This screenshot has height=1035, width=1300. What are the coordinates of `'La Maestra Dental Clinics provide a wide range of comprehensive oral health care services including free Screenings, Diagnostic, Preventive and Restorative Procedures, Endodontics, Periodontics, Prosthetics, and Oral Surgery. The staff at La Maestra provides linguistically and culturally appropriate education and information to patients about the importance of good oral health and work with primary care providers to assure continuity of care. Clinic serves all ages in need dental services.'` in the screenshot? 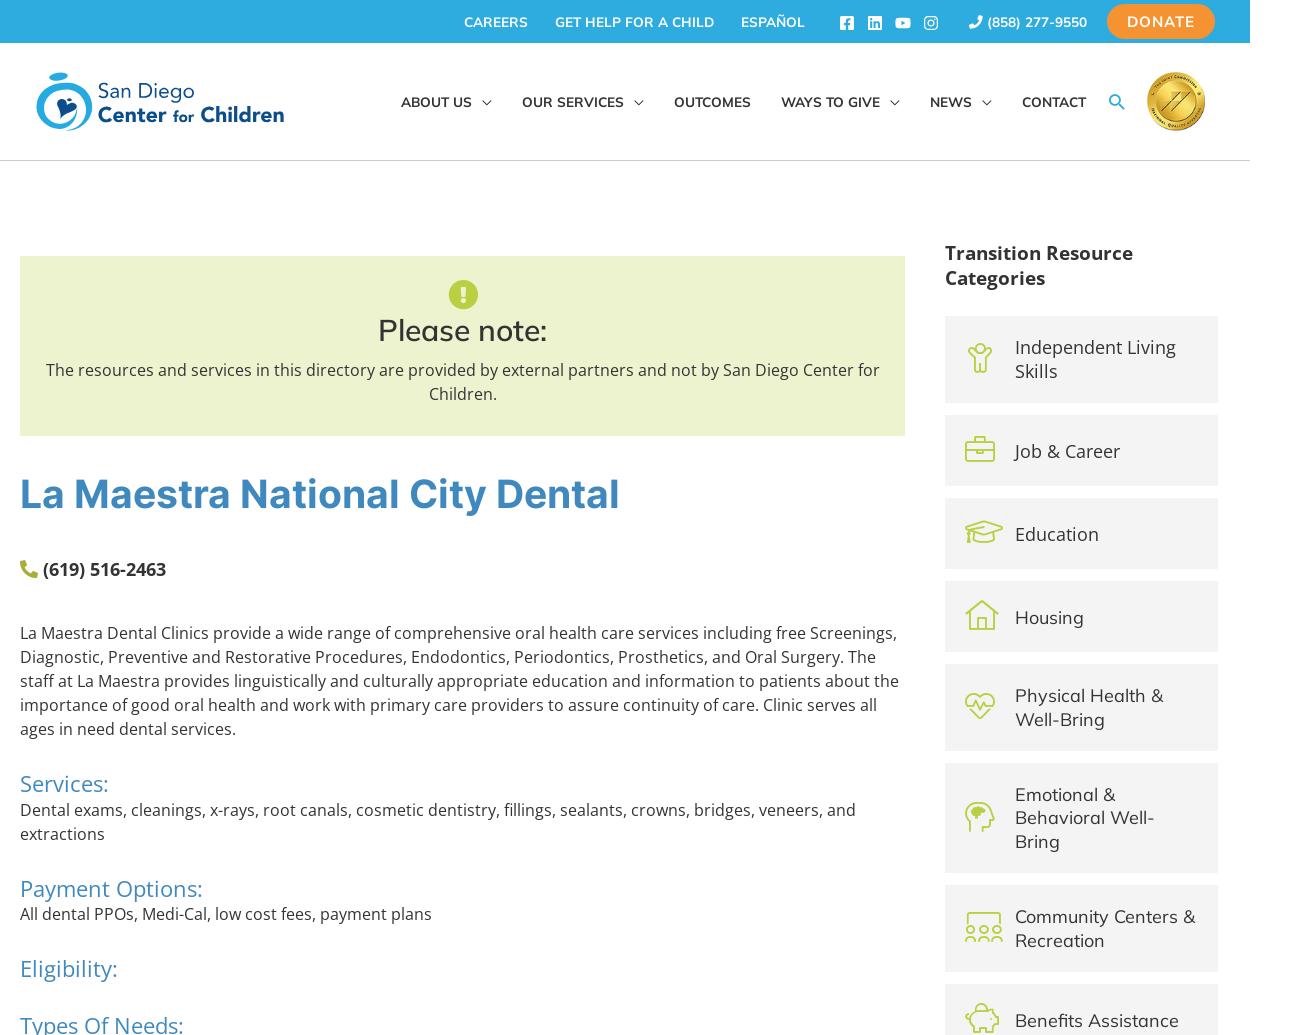 It's located at (458, 680).